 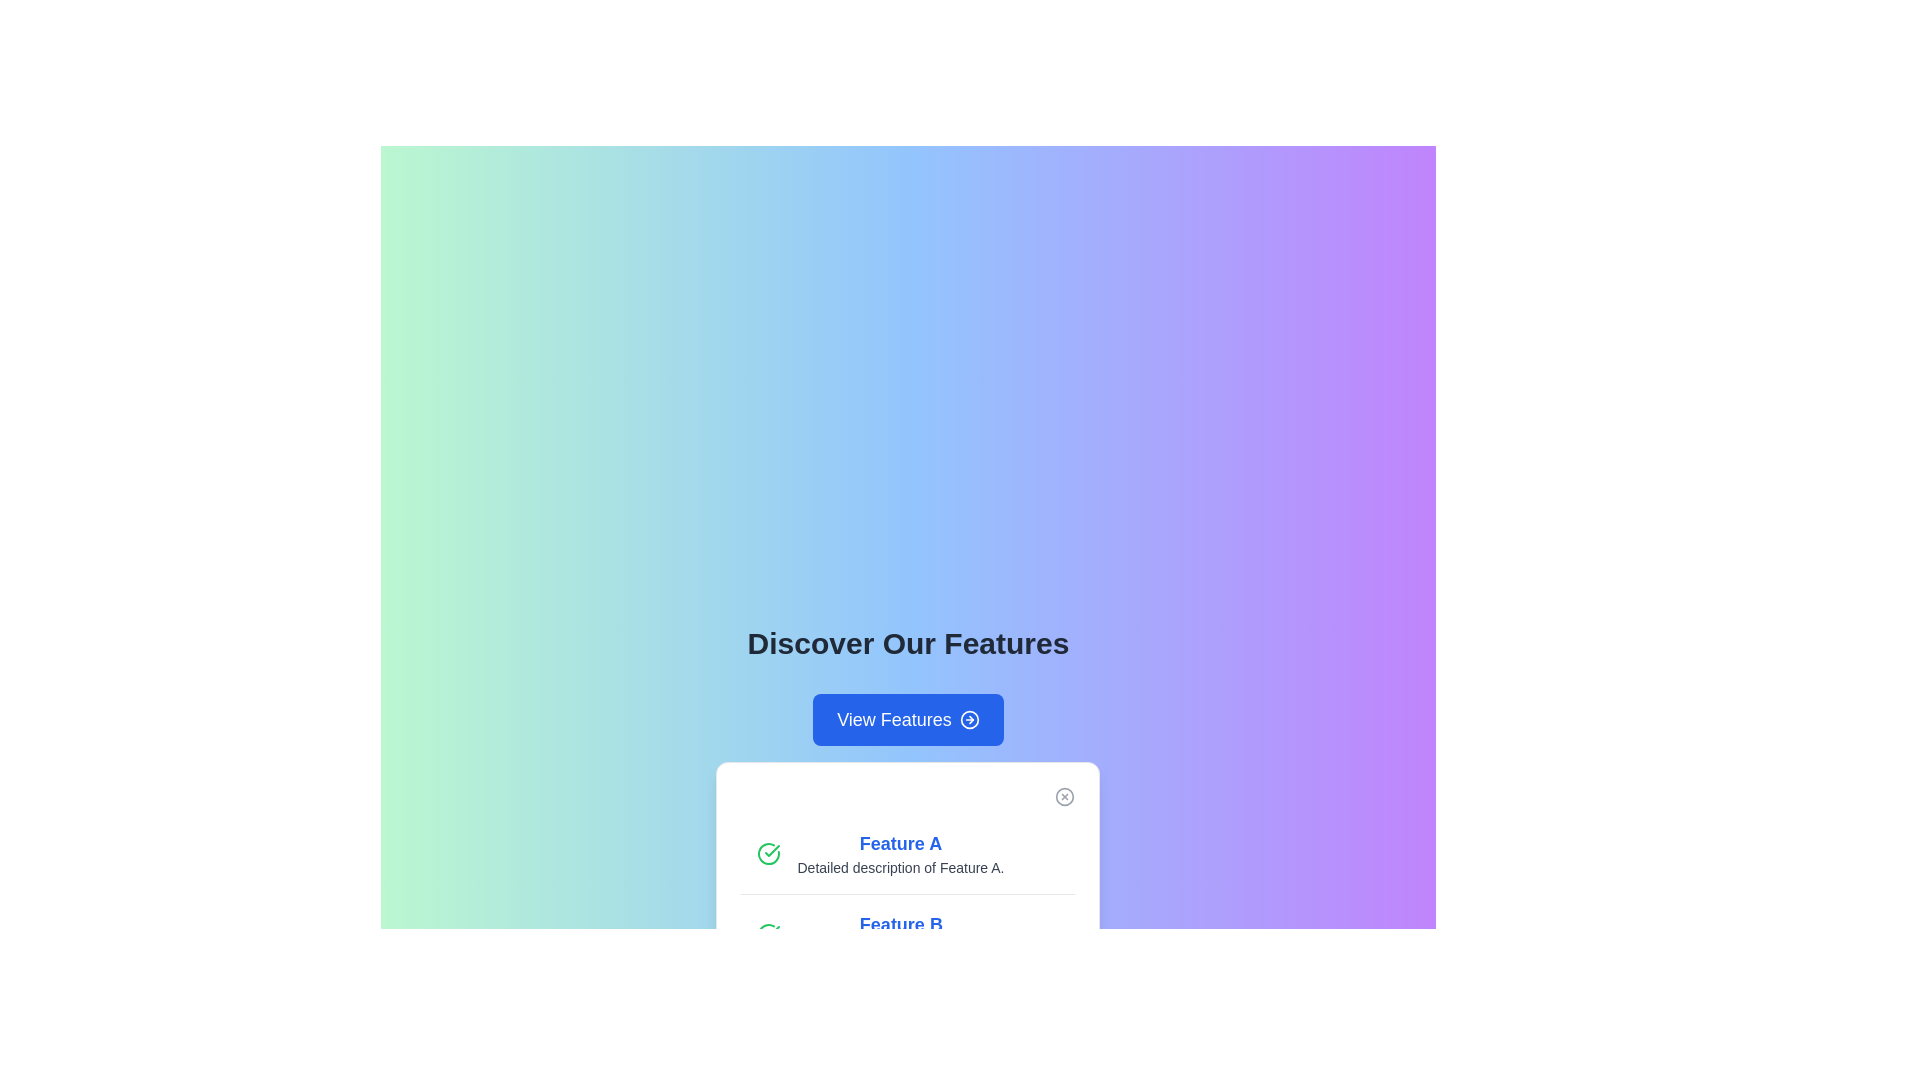 I want to click on the label with the text 'Feature B', so click(x=900, y=934).